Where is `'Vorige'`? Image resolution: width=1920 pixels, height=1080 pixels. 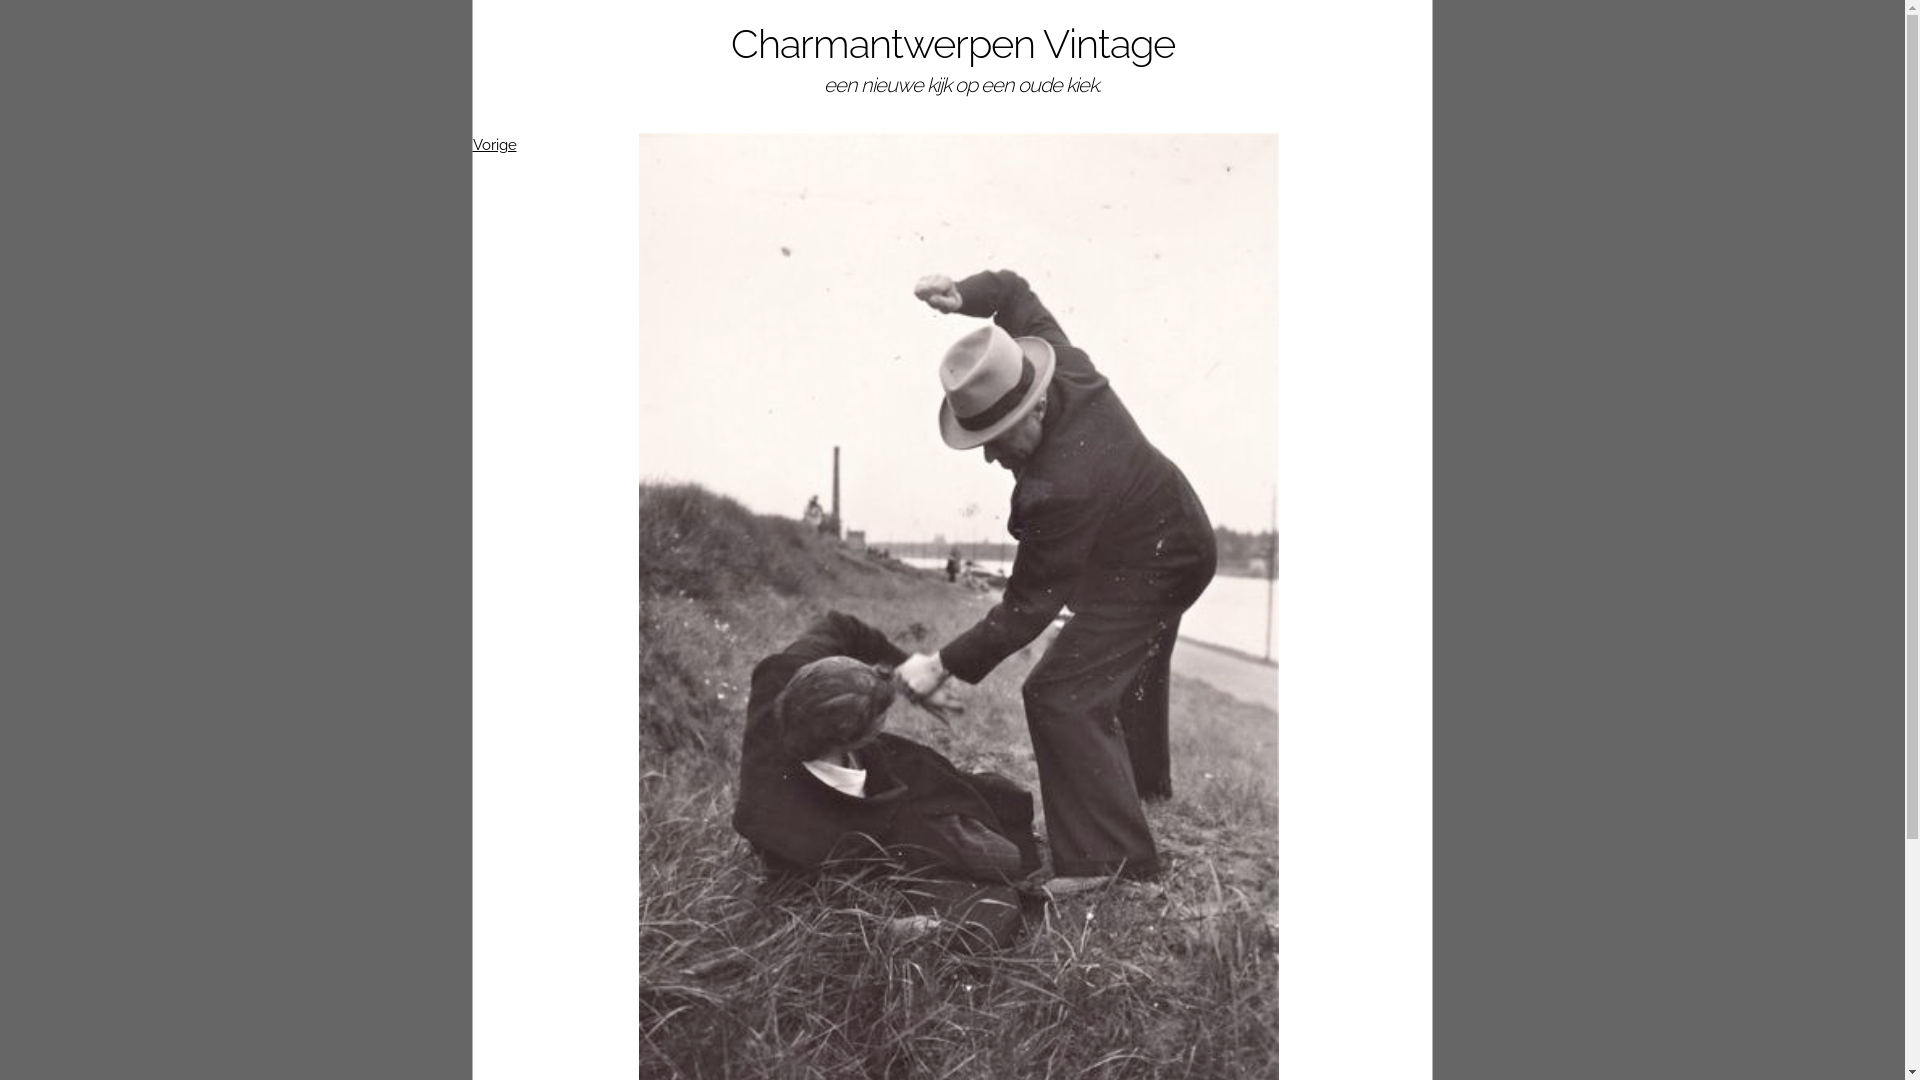 'Vorige' is located at coordinates (494, 144).